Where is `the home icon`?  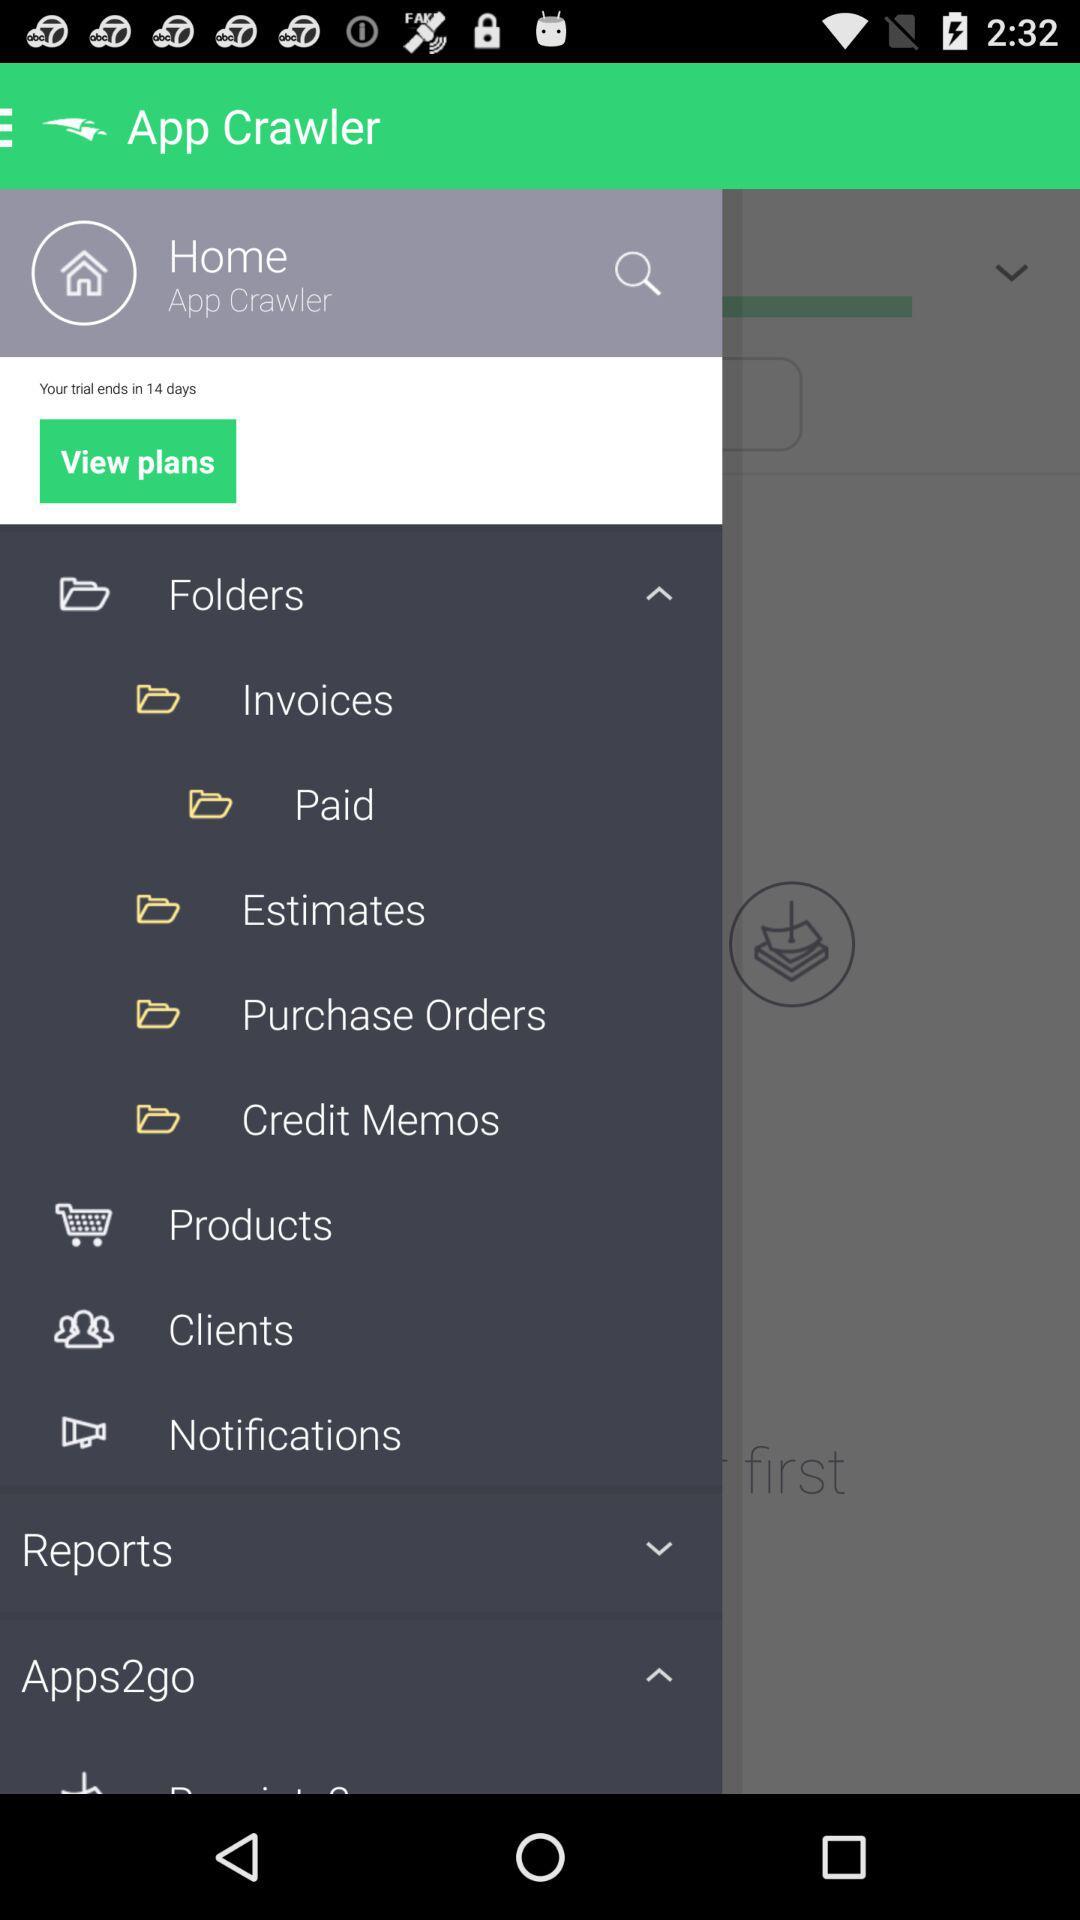 the home icon is located at coordinates (83, 291).